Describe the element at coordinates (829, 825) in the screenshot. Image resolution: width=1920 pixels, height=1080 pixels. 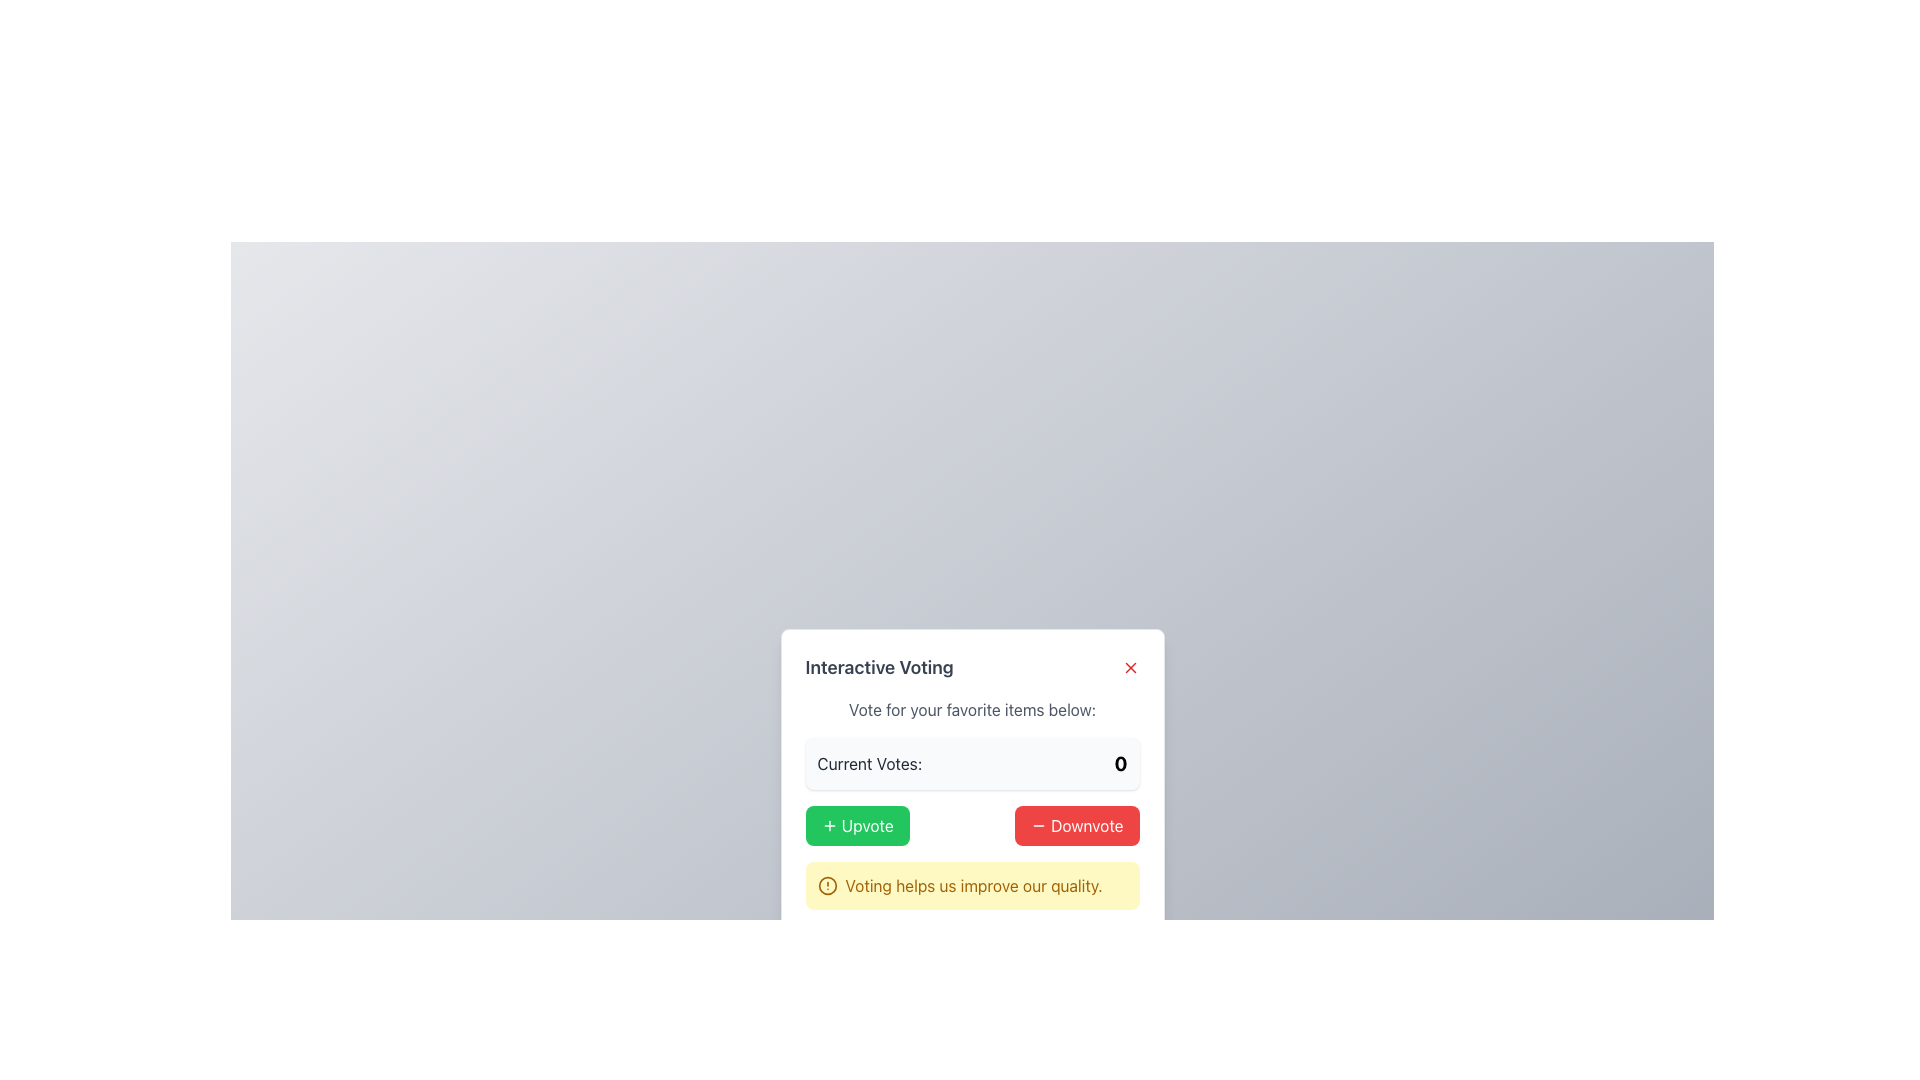
I see `the plus sign icon representing the upvote action located at the center-left of the Upvote button in the voting interface` at that location.